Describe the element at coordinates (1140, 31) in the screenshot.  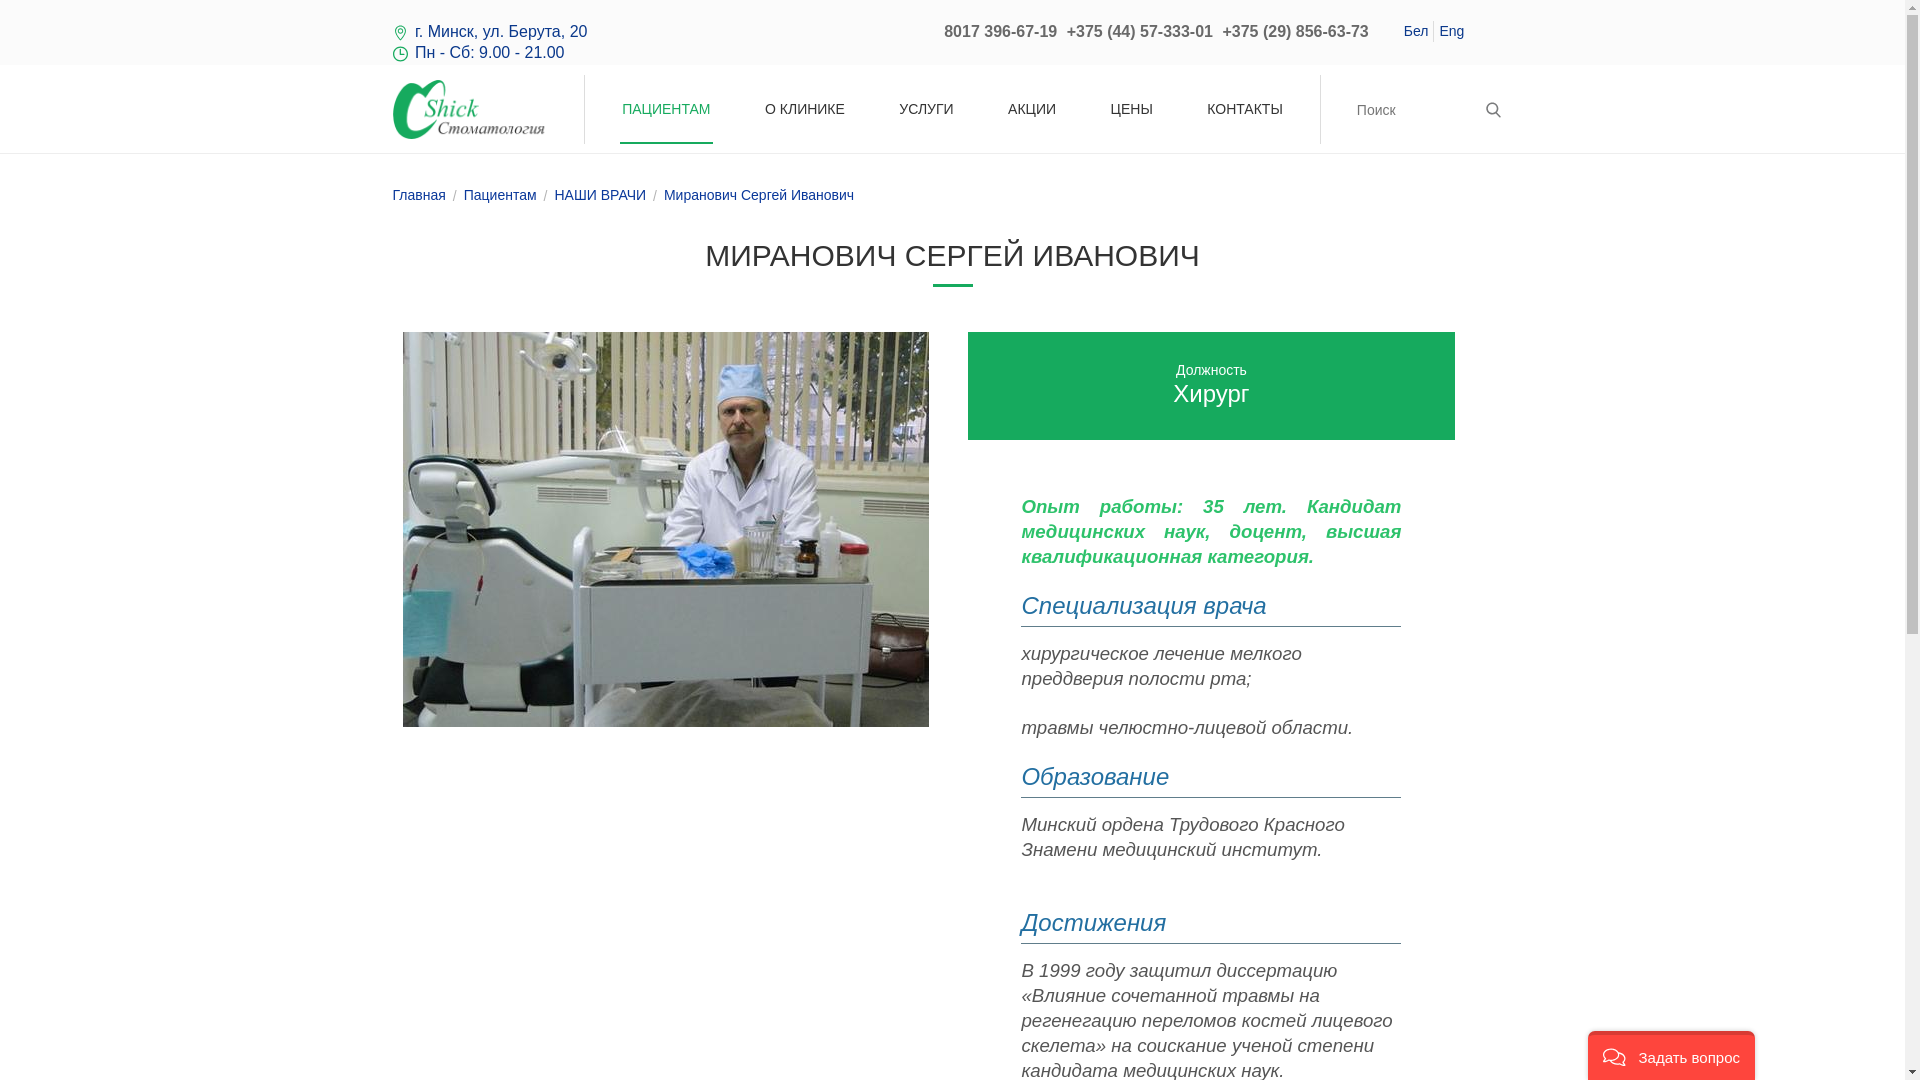
I see `'+375 (44) 57-333-01'` at that location.